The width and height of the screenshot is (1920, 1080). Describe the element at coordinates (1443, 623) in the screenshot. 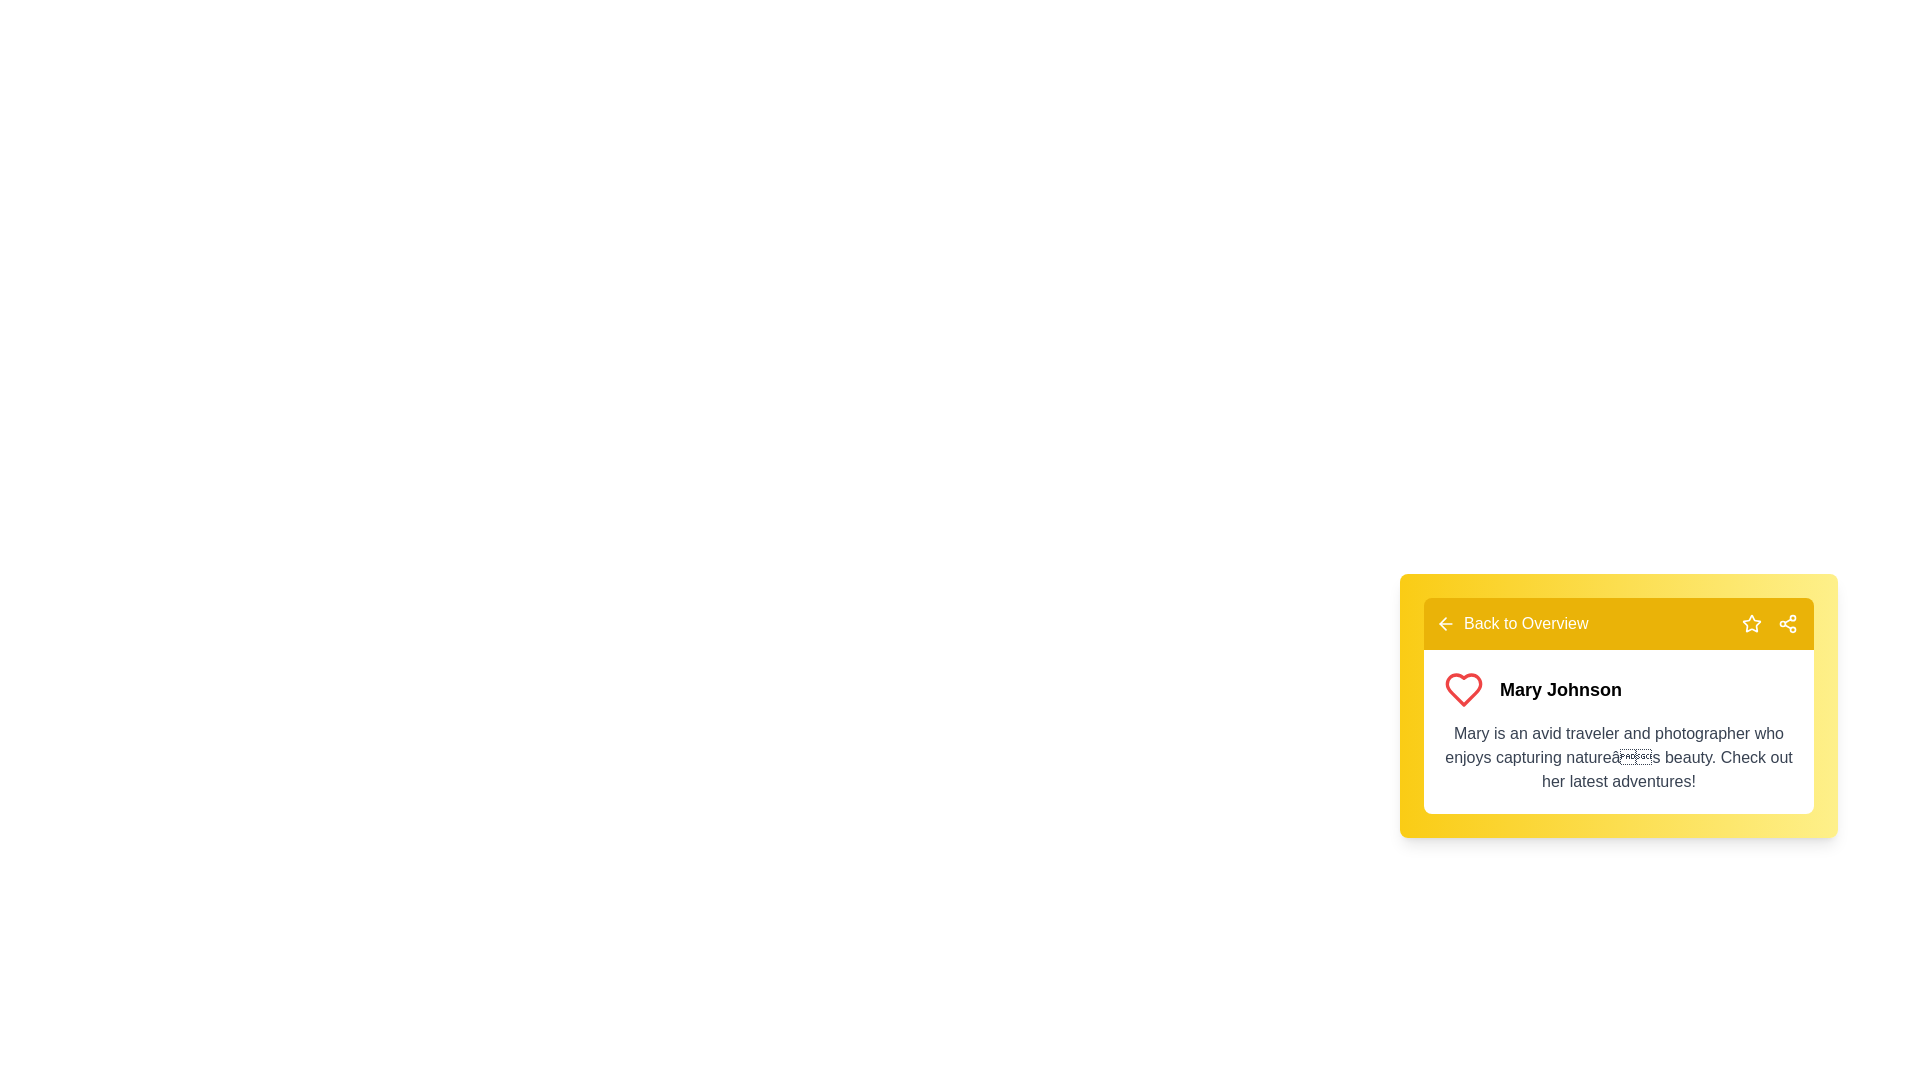

I see `the back navigation arrow icon located at the bottom-right corner of the interface` at that location.